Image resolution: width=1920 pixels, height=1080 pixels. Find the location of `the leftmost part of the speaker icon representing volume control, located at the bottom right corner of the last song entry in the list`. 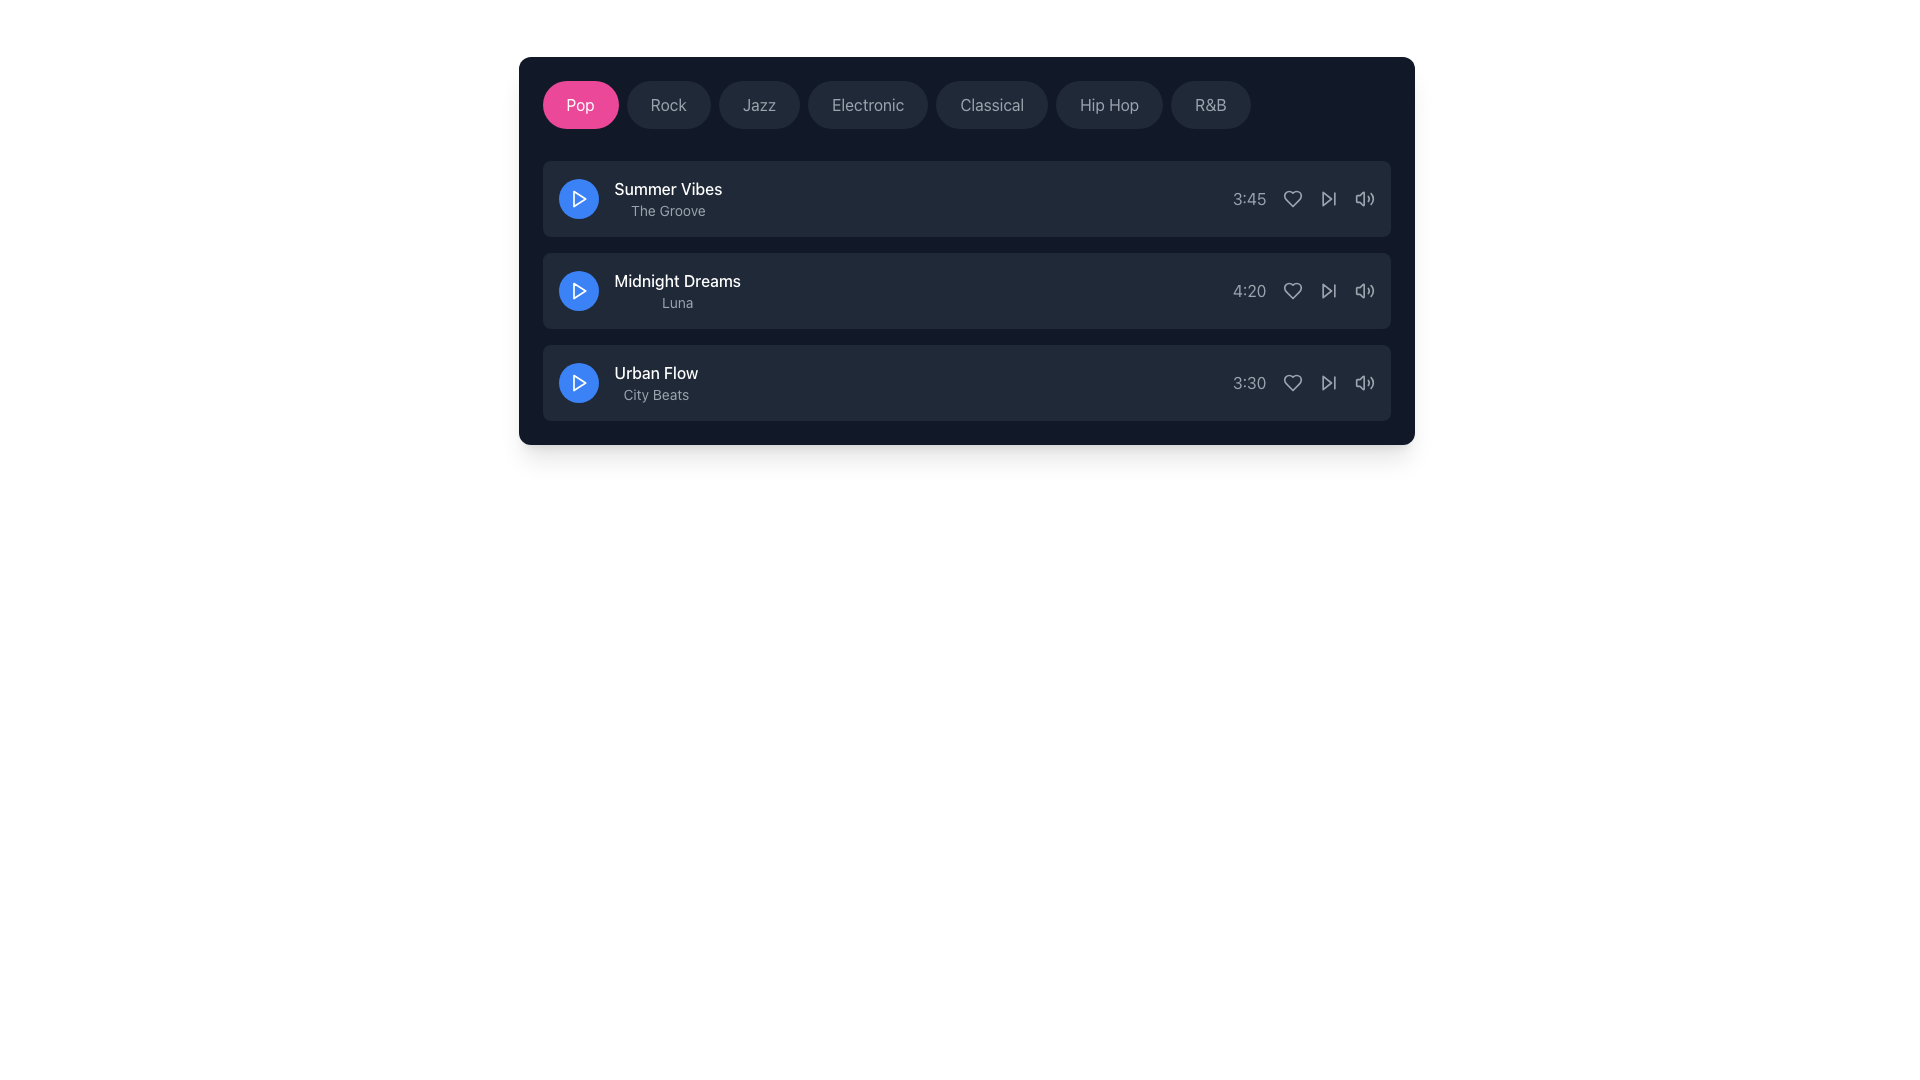

the leftmost part of the speaker icon representing volume control, located at the bottom right corner of the last song entry in the list is located at coordinates (1359, 382).